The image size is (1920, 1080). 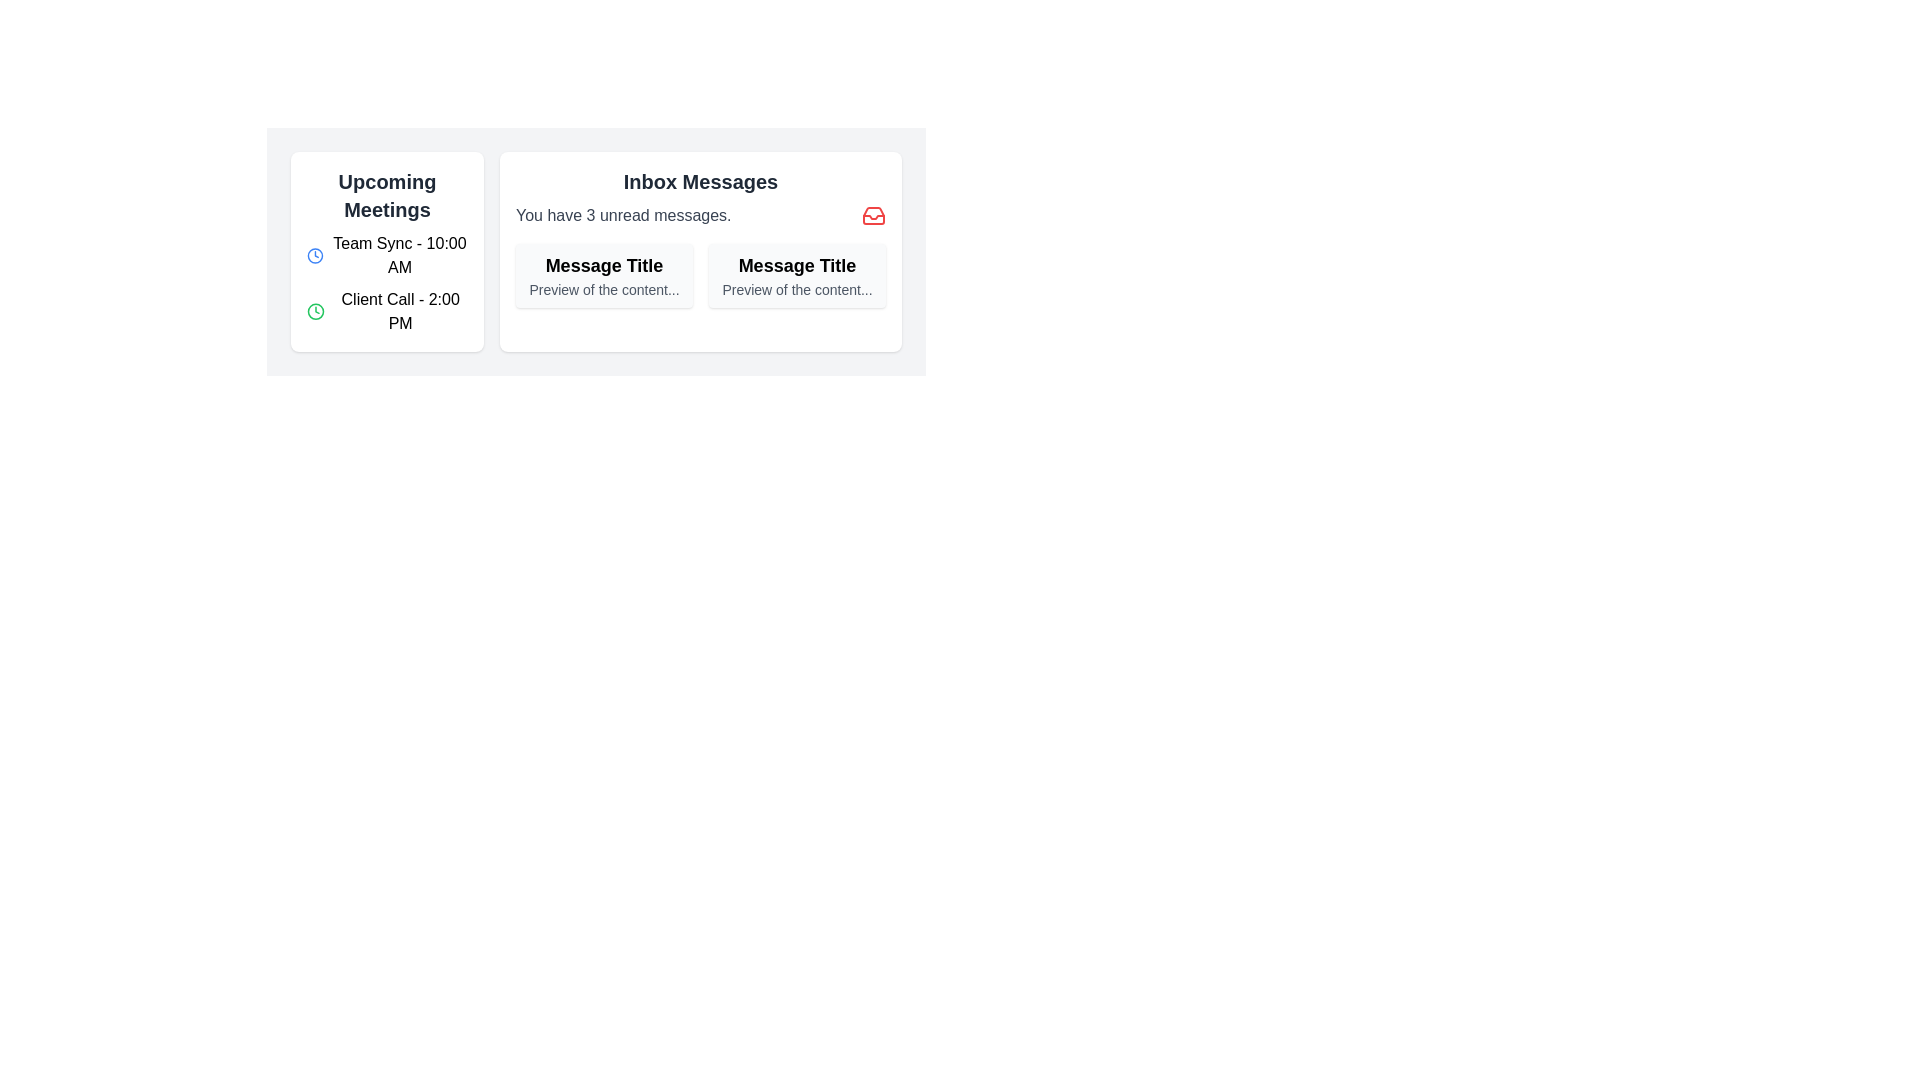 I want to click on the text preview located at the bottom of the second item in the Inbox Messages section, directly below the 'Message Title', so click(x=796, y=289).